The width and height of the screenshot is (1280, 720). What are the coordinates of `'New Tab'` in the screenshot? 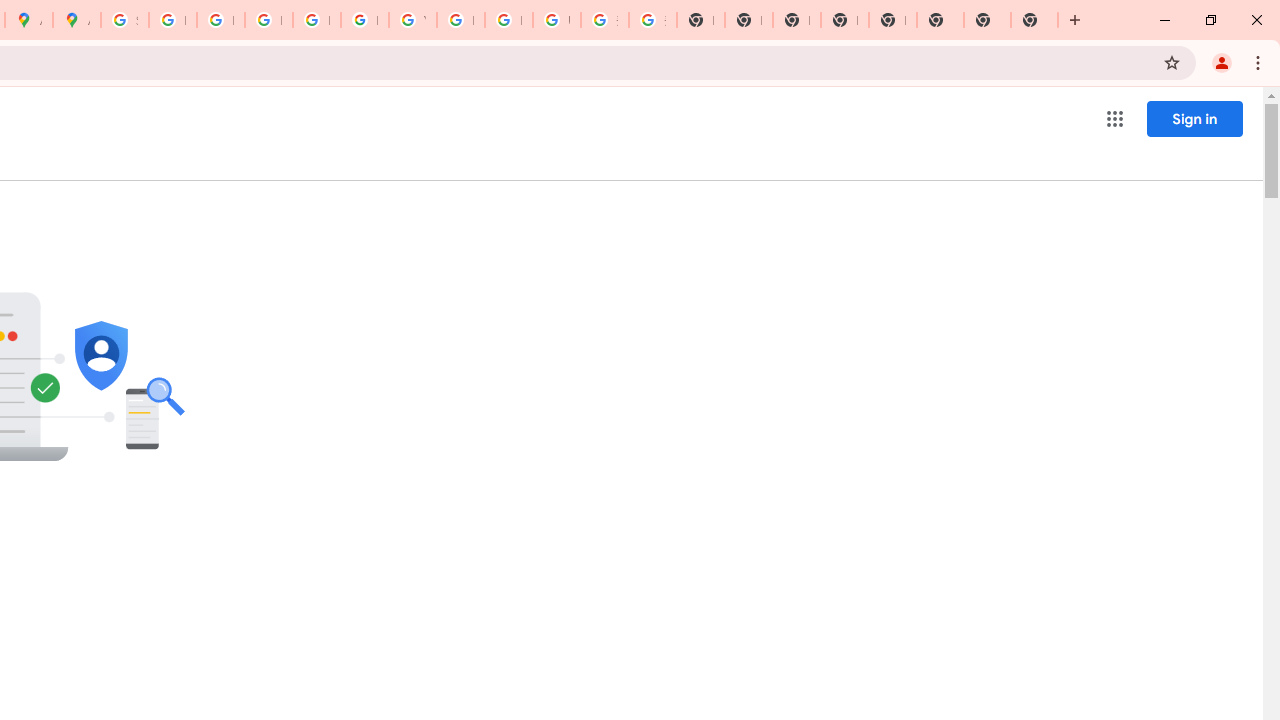 It's located at (1034, 20).